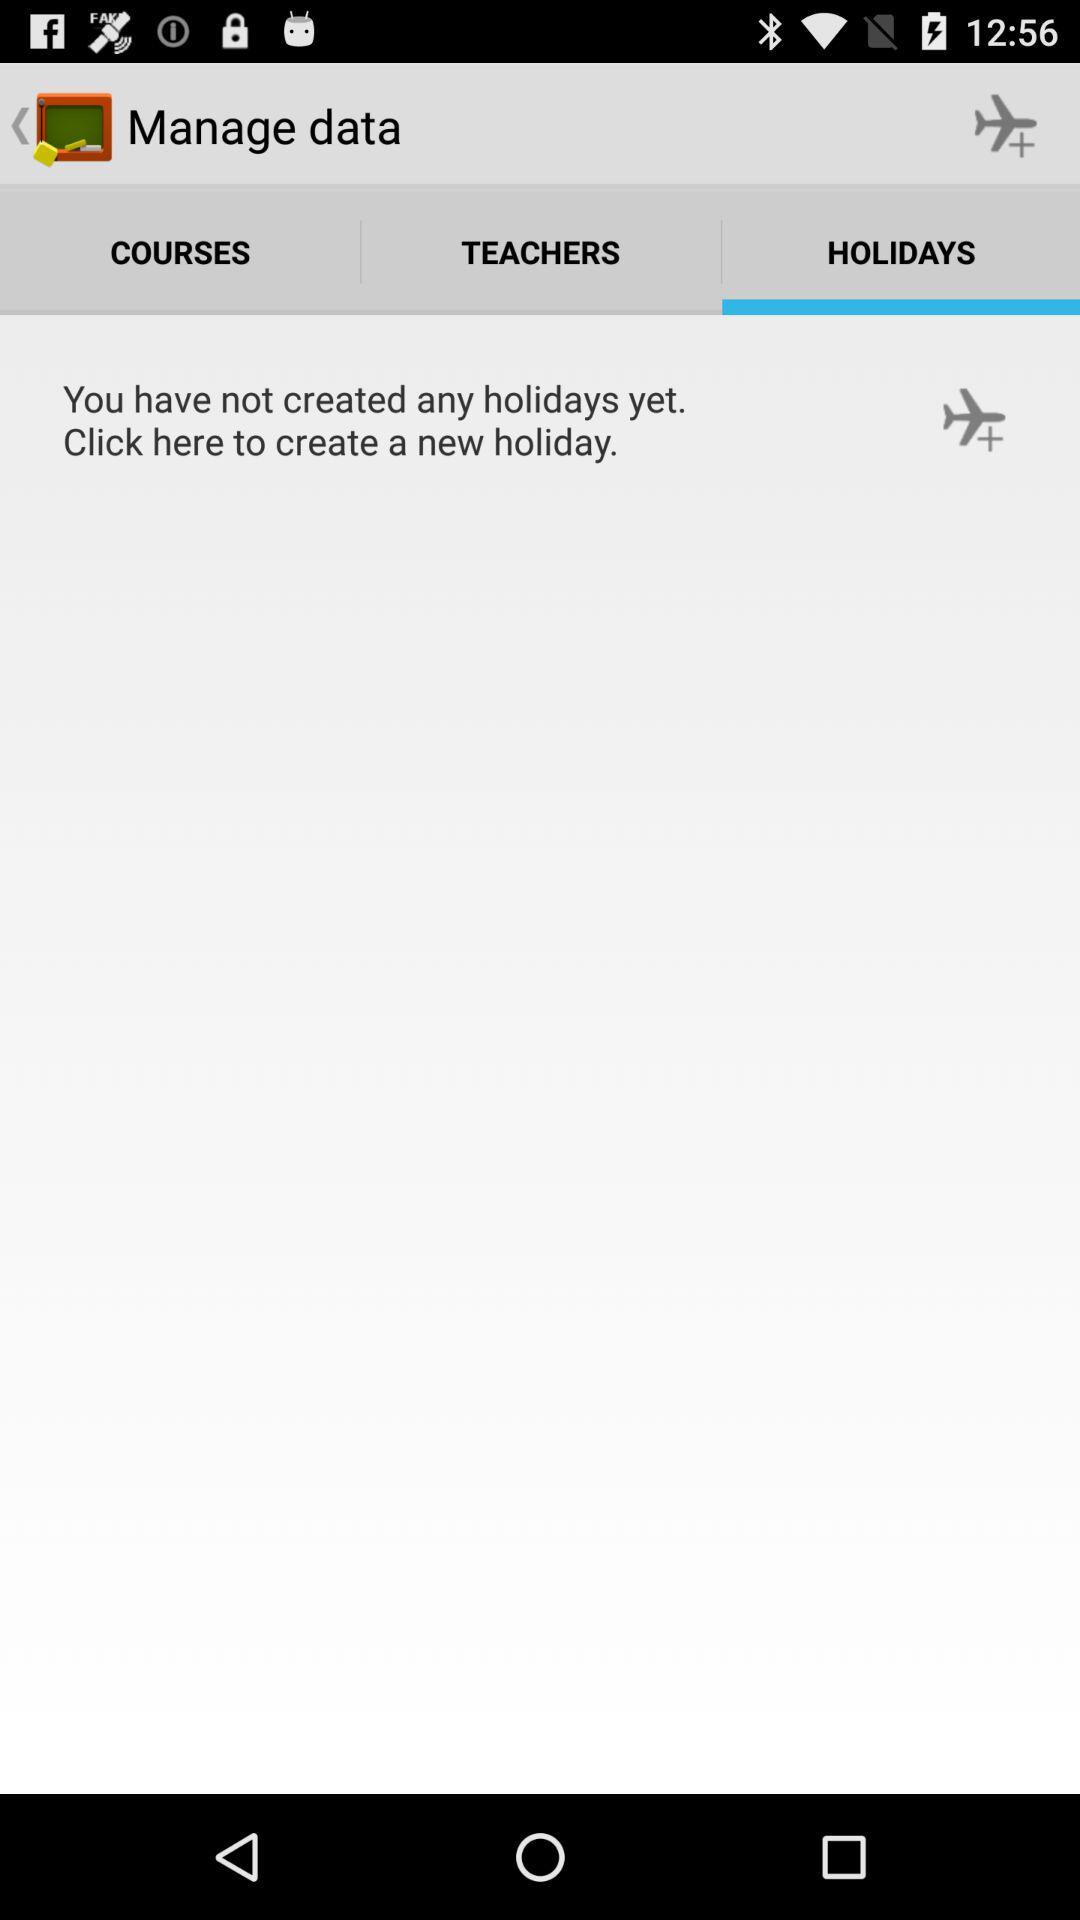 The image size is (1080, 1920). I want to click on the app next to the manage data item, so click(1006, 124).